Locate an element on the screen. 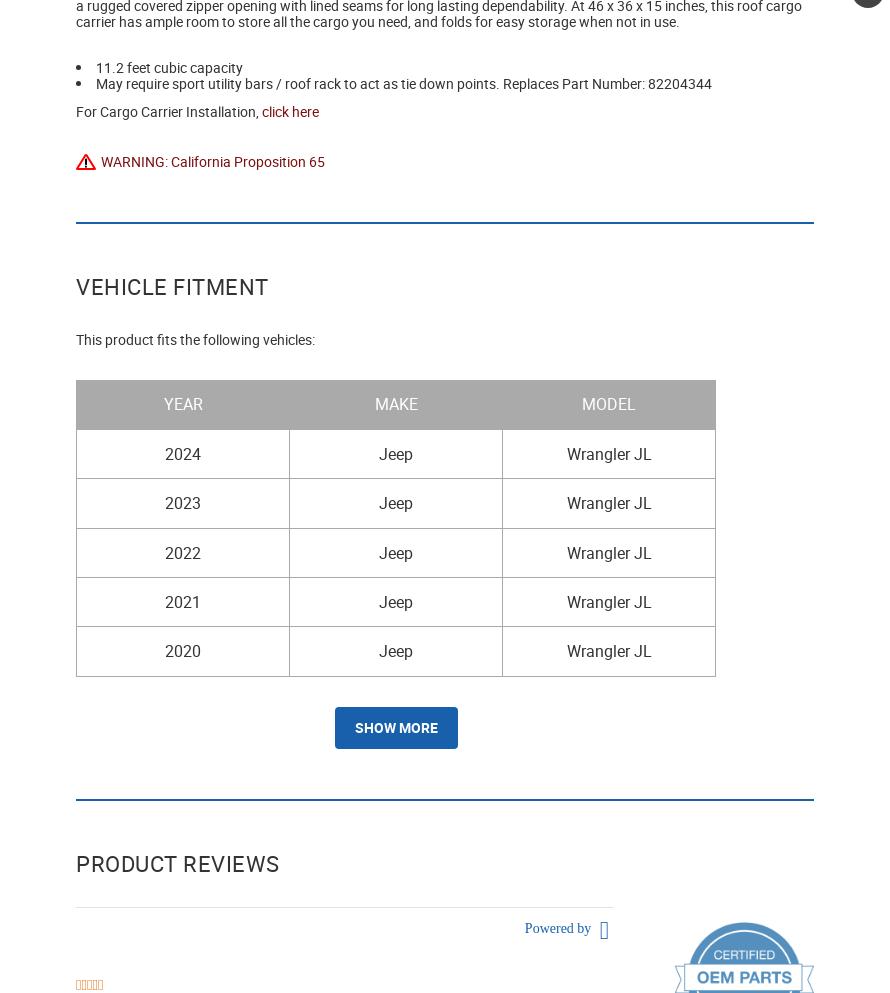 The height and width of the screenshot is (993, 890). 'Powered by' is located at coordinates (558, 927).